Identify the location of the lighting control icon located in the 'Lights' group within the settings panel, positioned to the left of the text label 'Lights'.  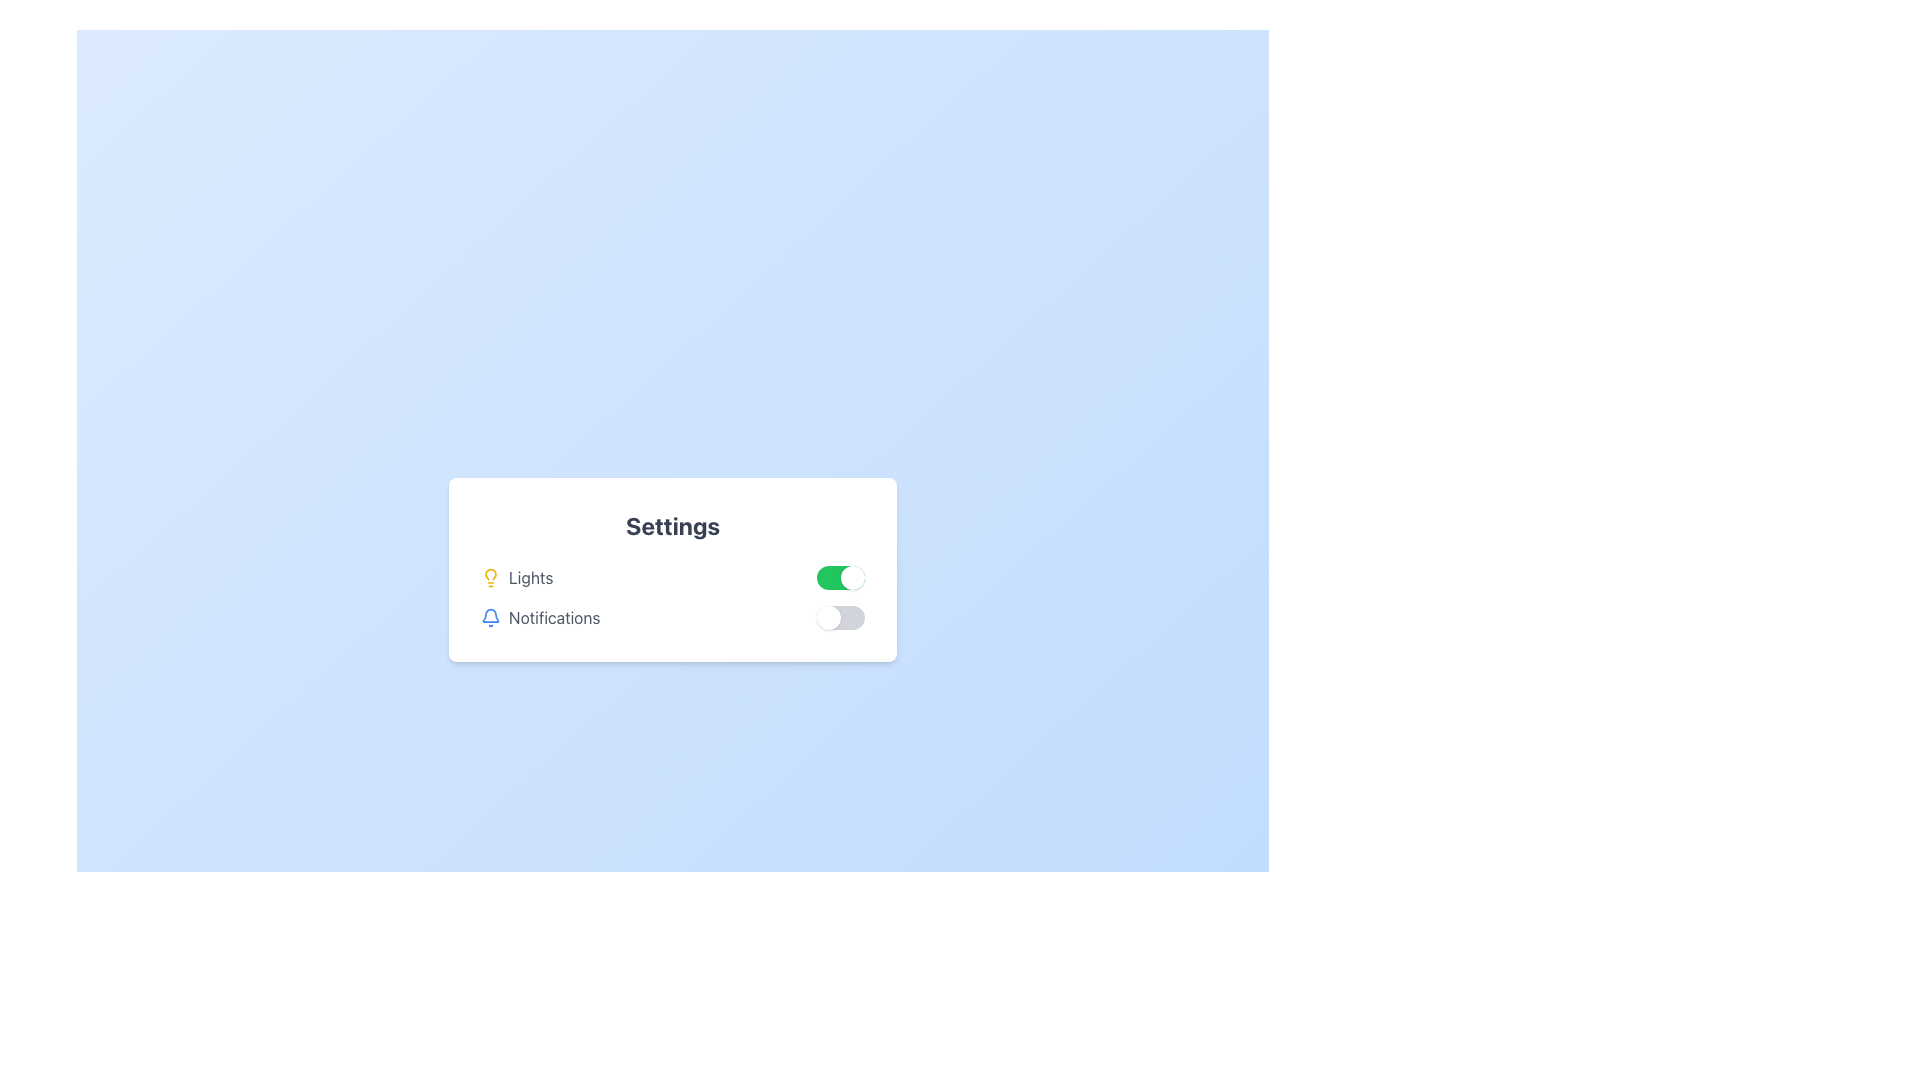
(490, 578).